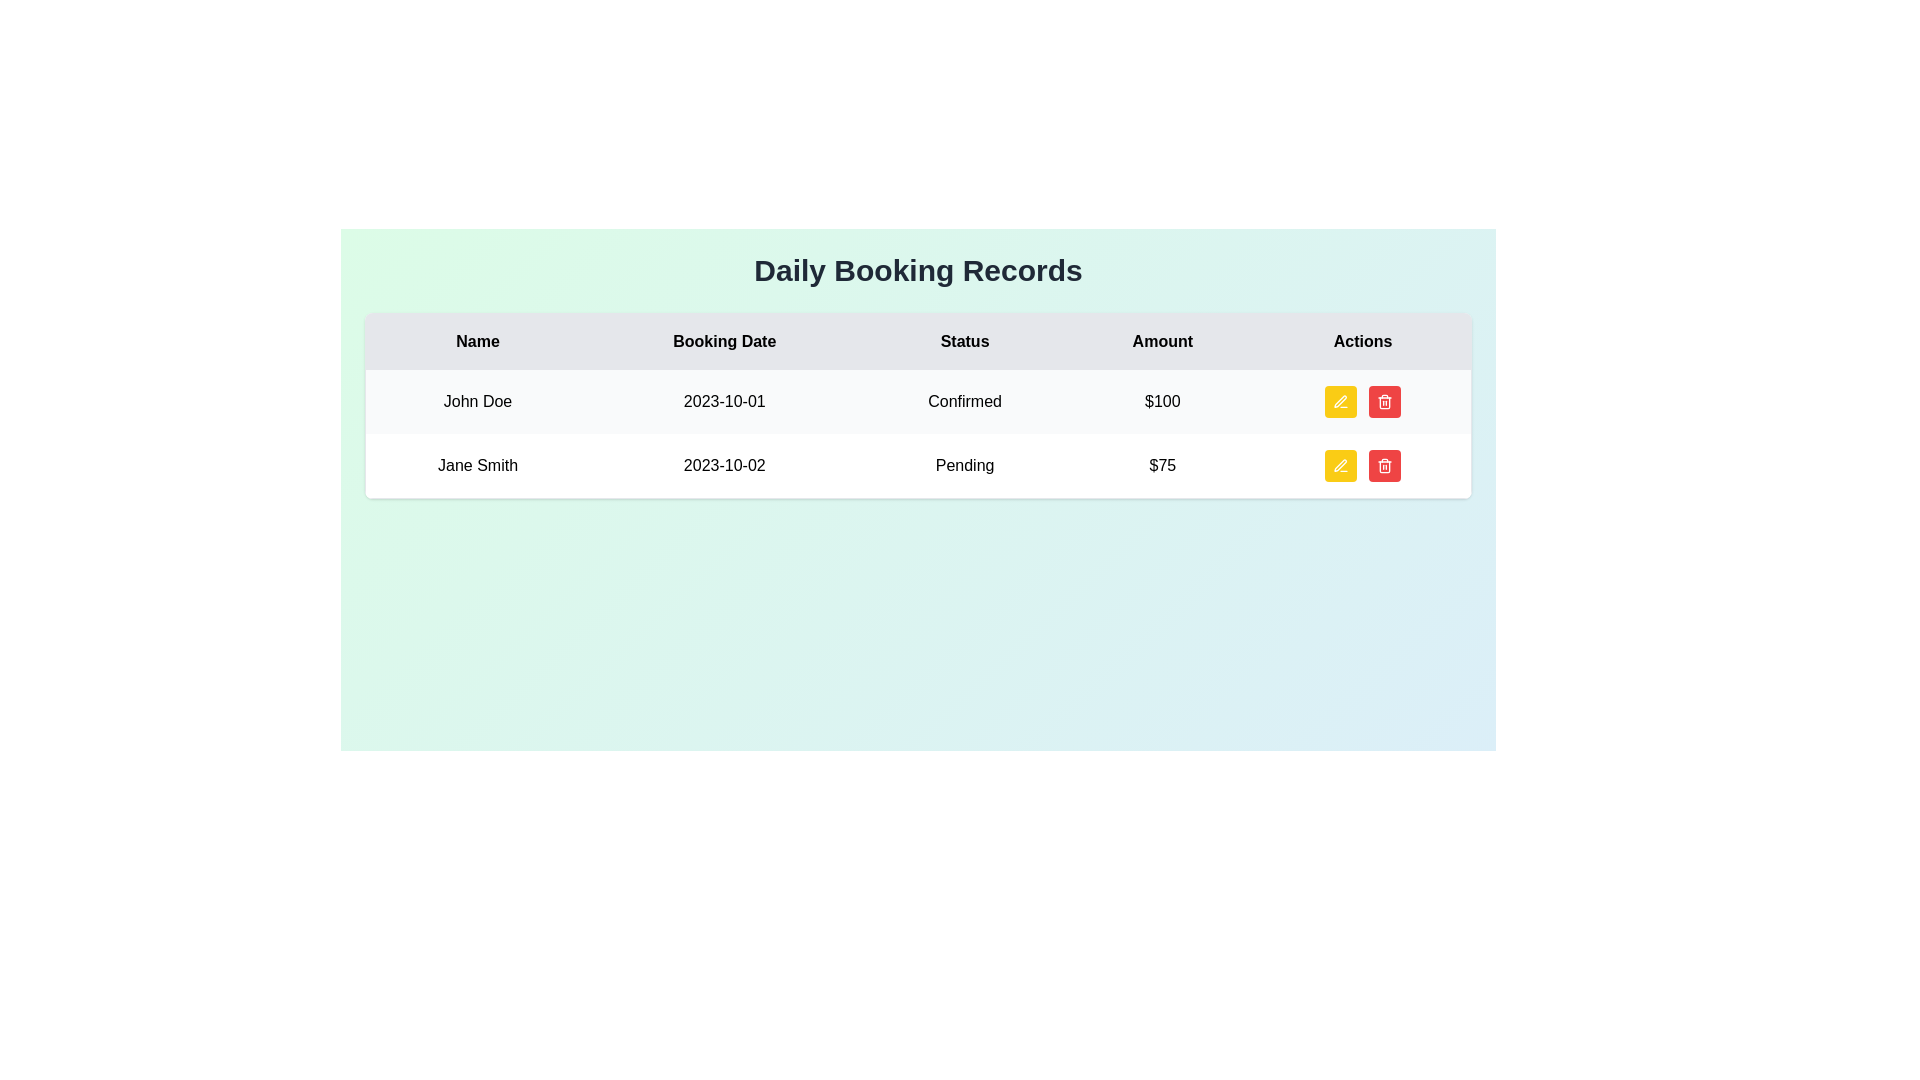  I want to click on the Text label displaying the name of an individual in the first column of the first data row under the 'Name' header in the 'Daily Booking Records' table, so click(476, 401).